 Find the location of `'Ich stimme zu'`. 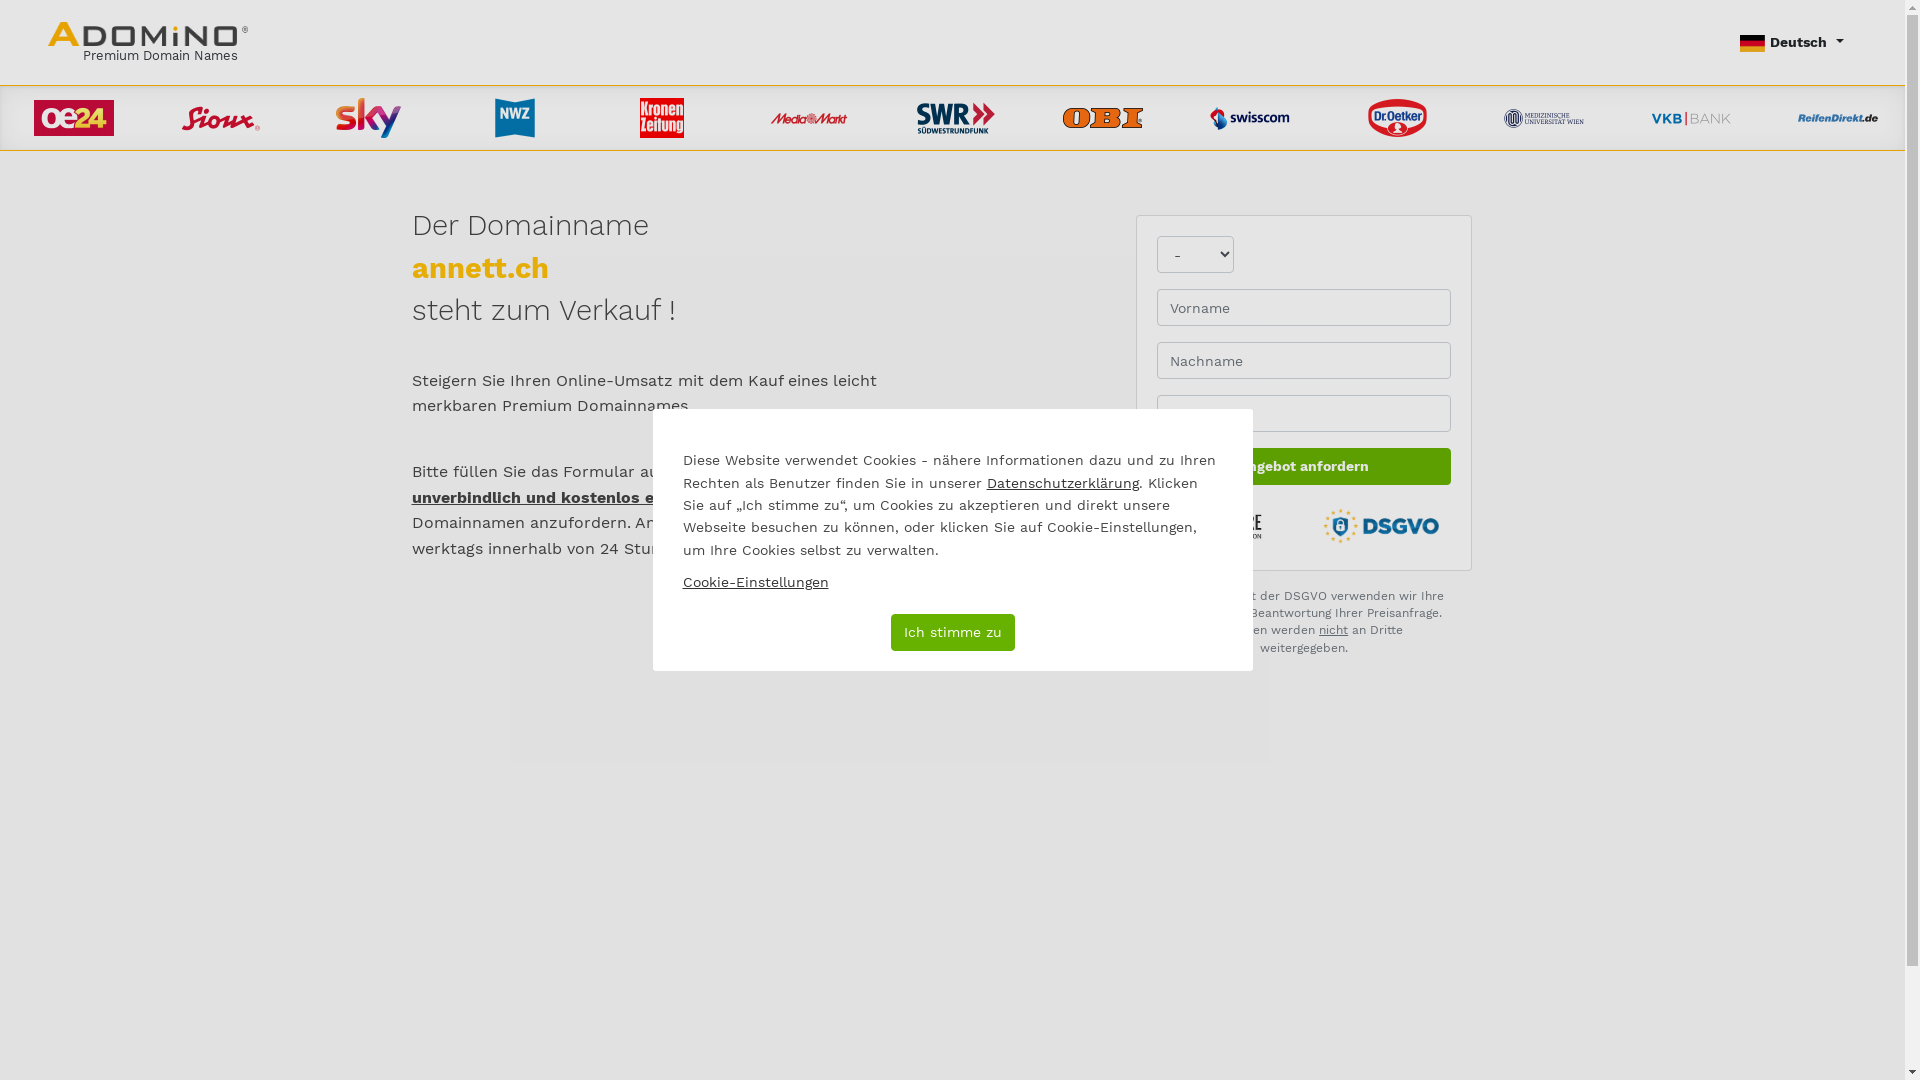

'Ich stimme zu' is located at coordinates (950, 632).